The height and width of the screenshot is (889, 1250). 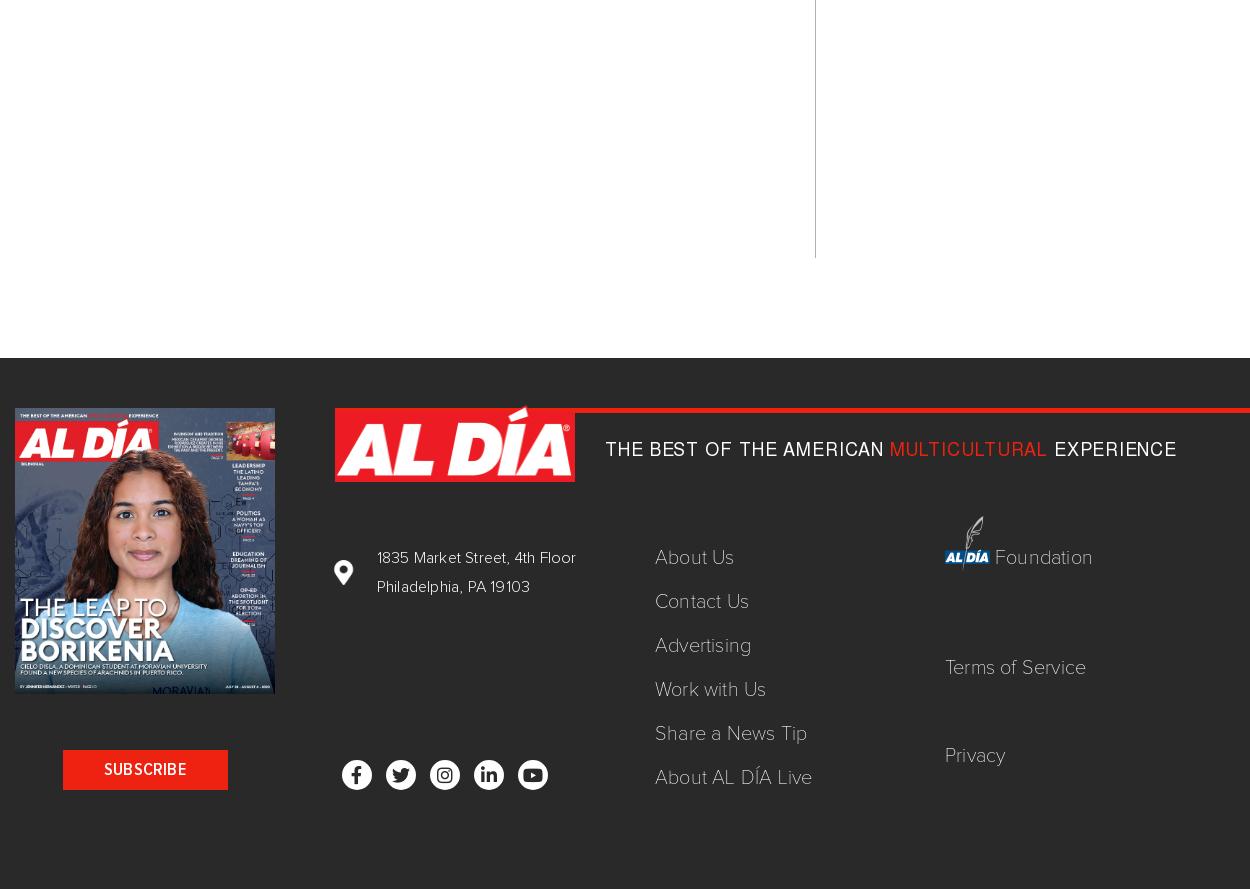 What do you see at coordinates (732, 776) in the screenshot?
I see `'About AL DÍA Live'` at bounding box center [732, 776].